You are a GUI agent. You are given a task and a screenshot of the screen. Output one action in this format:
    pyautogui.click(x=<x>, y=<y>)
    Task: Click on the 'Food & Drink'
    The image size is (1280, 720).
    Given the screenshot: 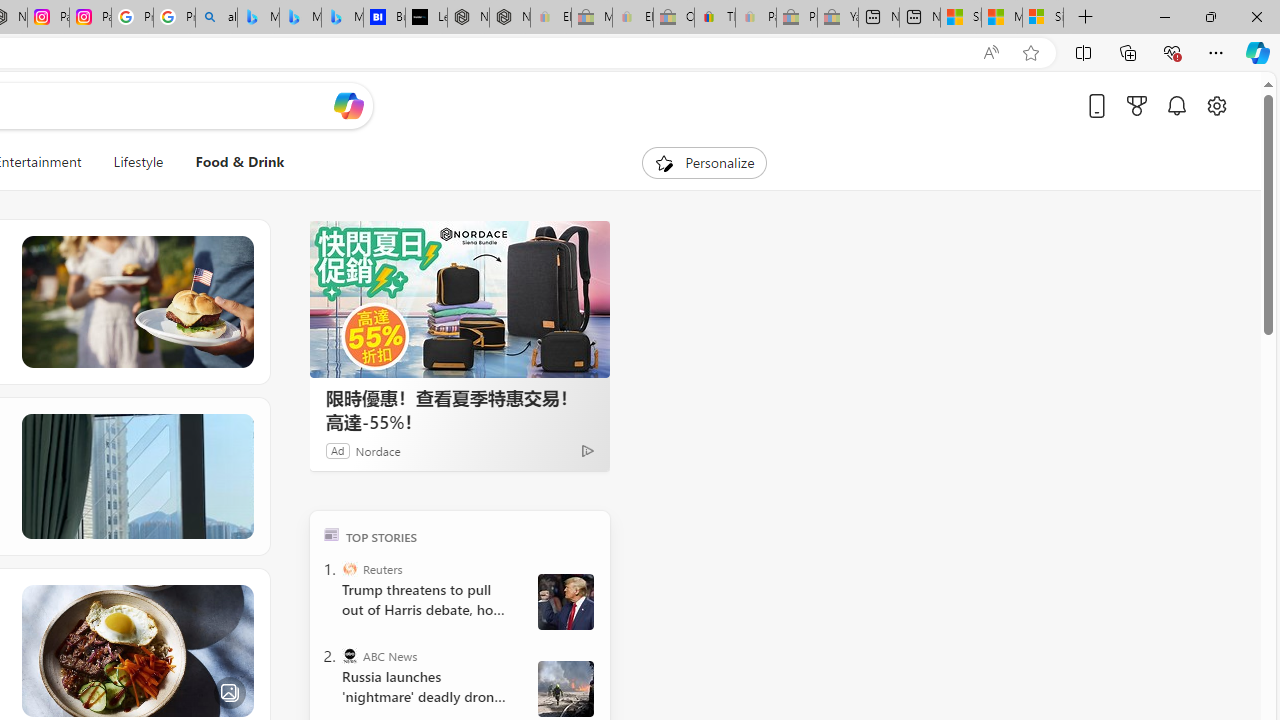 What is the action you would take?
    pyautogui.click(x=240, y=162)
    